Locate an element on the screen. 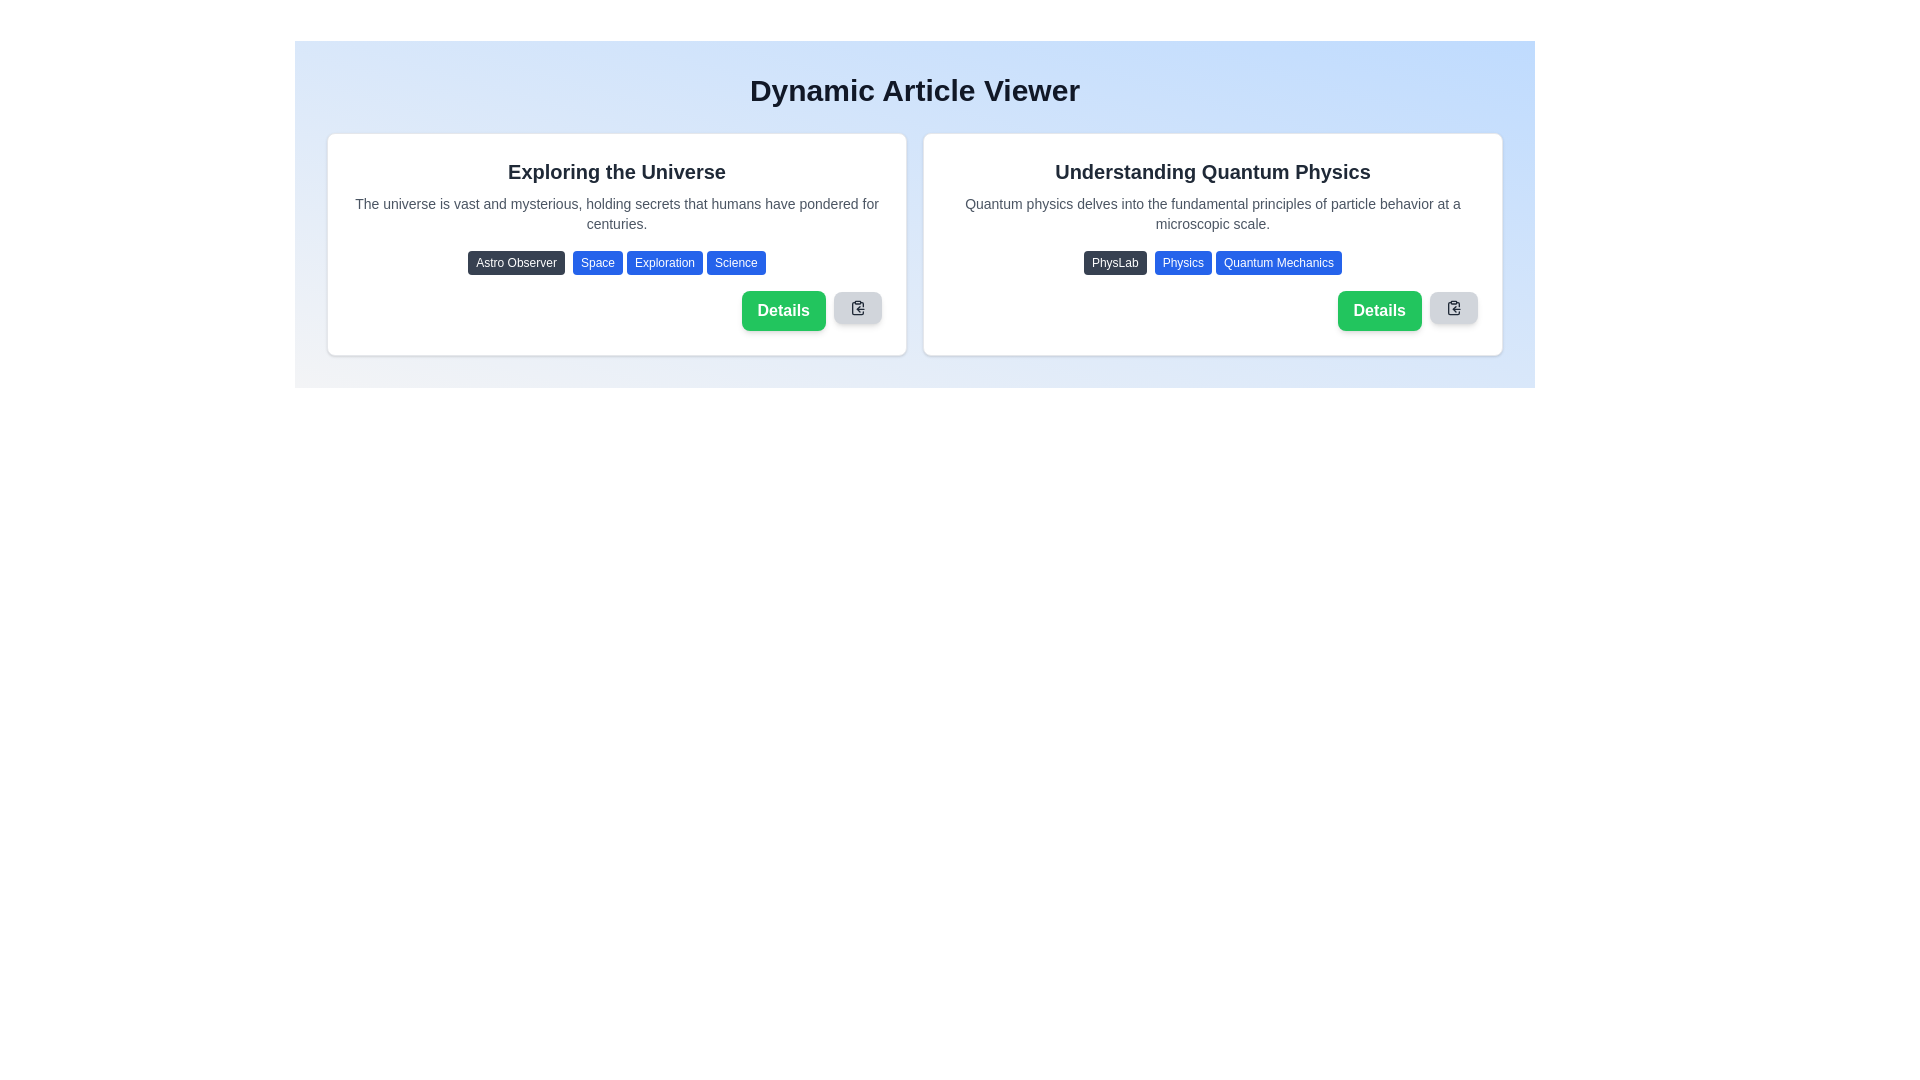  the 'Science' button, which is a small rectangular button with rounded corners, blue background, and white bold text, located under the heading 'Exploring the Universe' is located at coordinates (734, 261).